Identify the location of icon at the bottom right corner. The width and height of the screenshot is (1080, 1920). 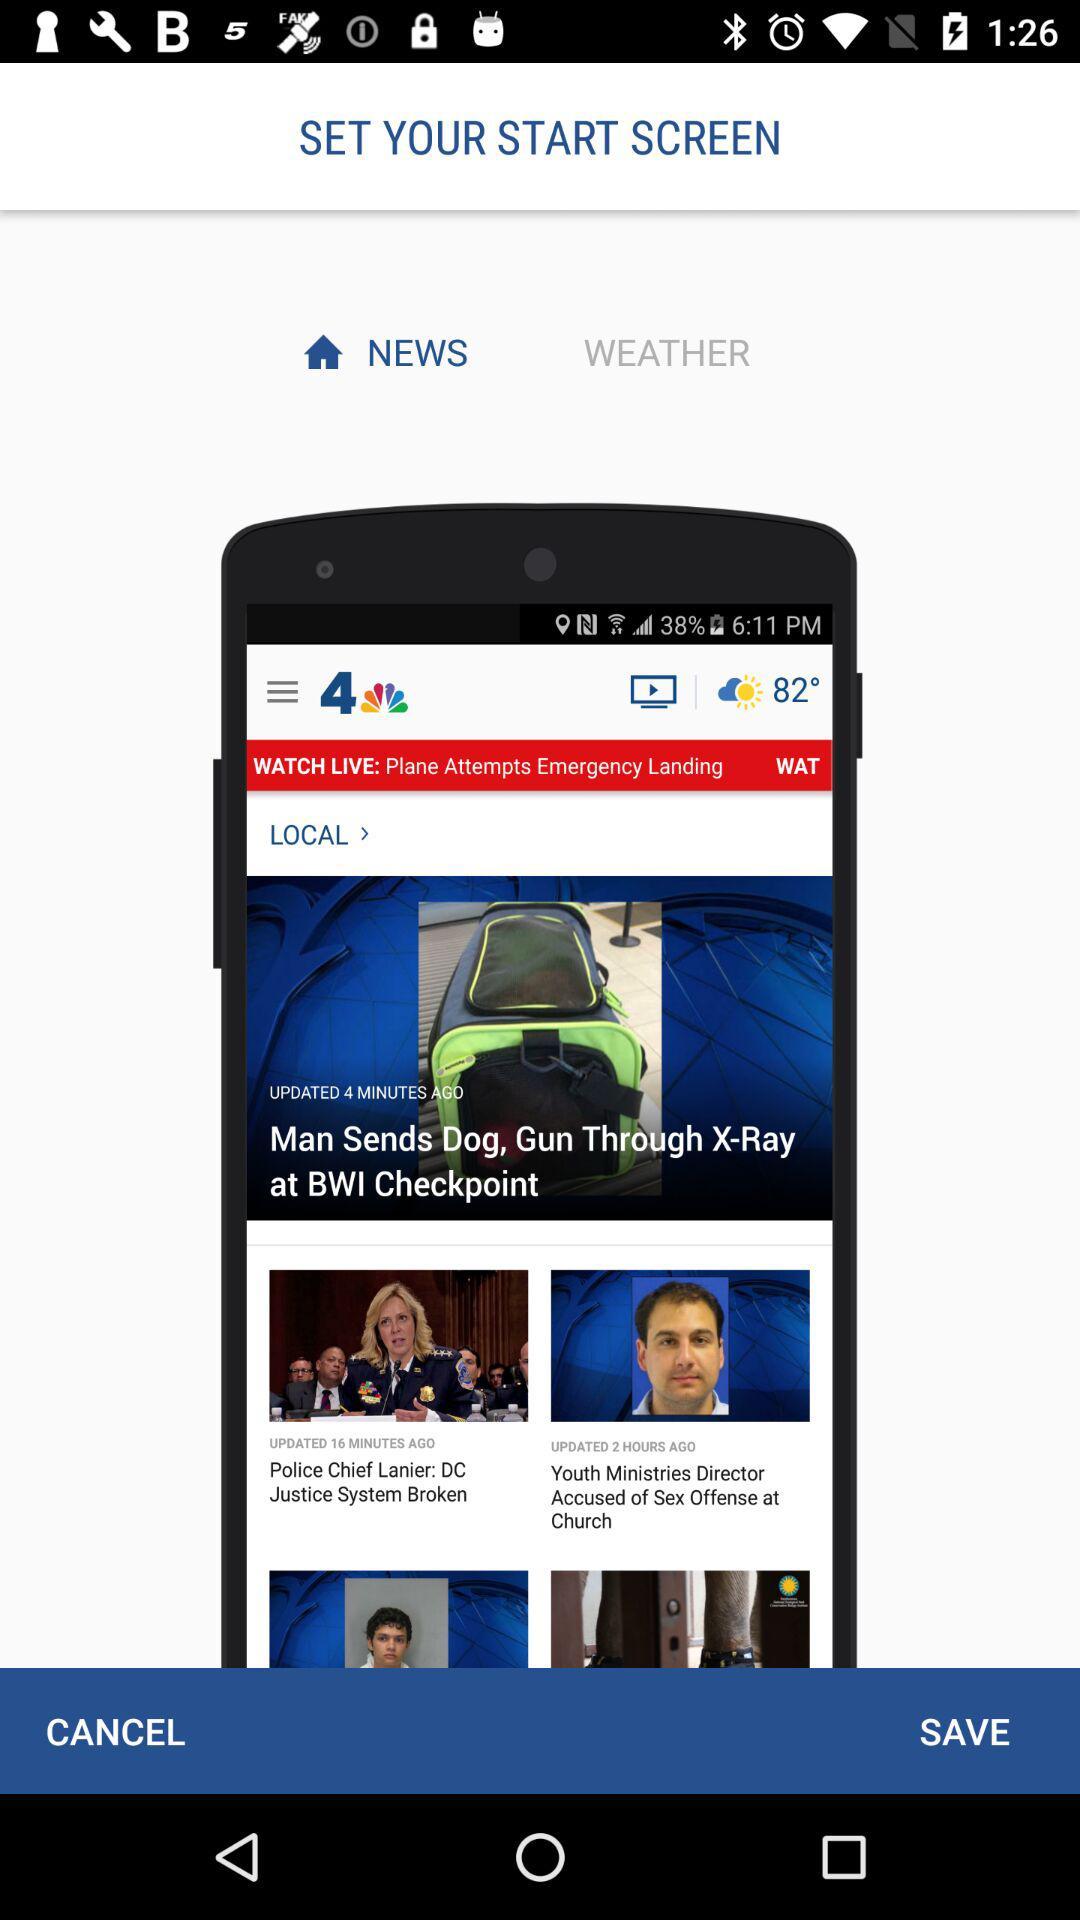
(963, 1730).